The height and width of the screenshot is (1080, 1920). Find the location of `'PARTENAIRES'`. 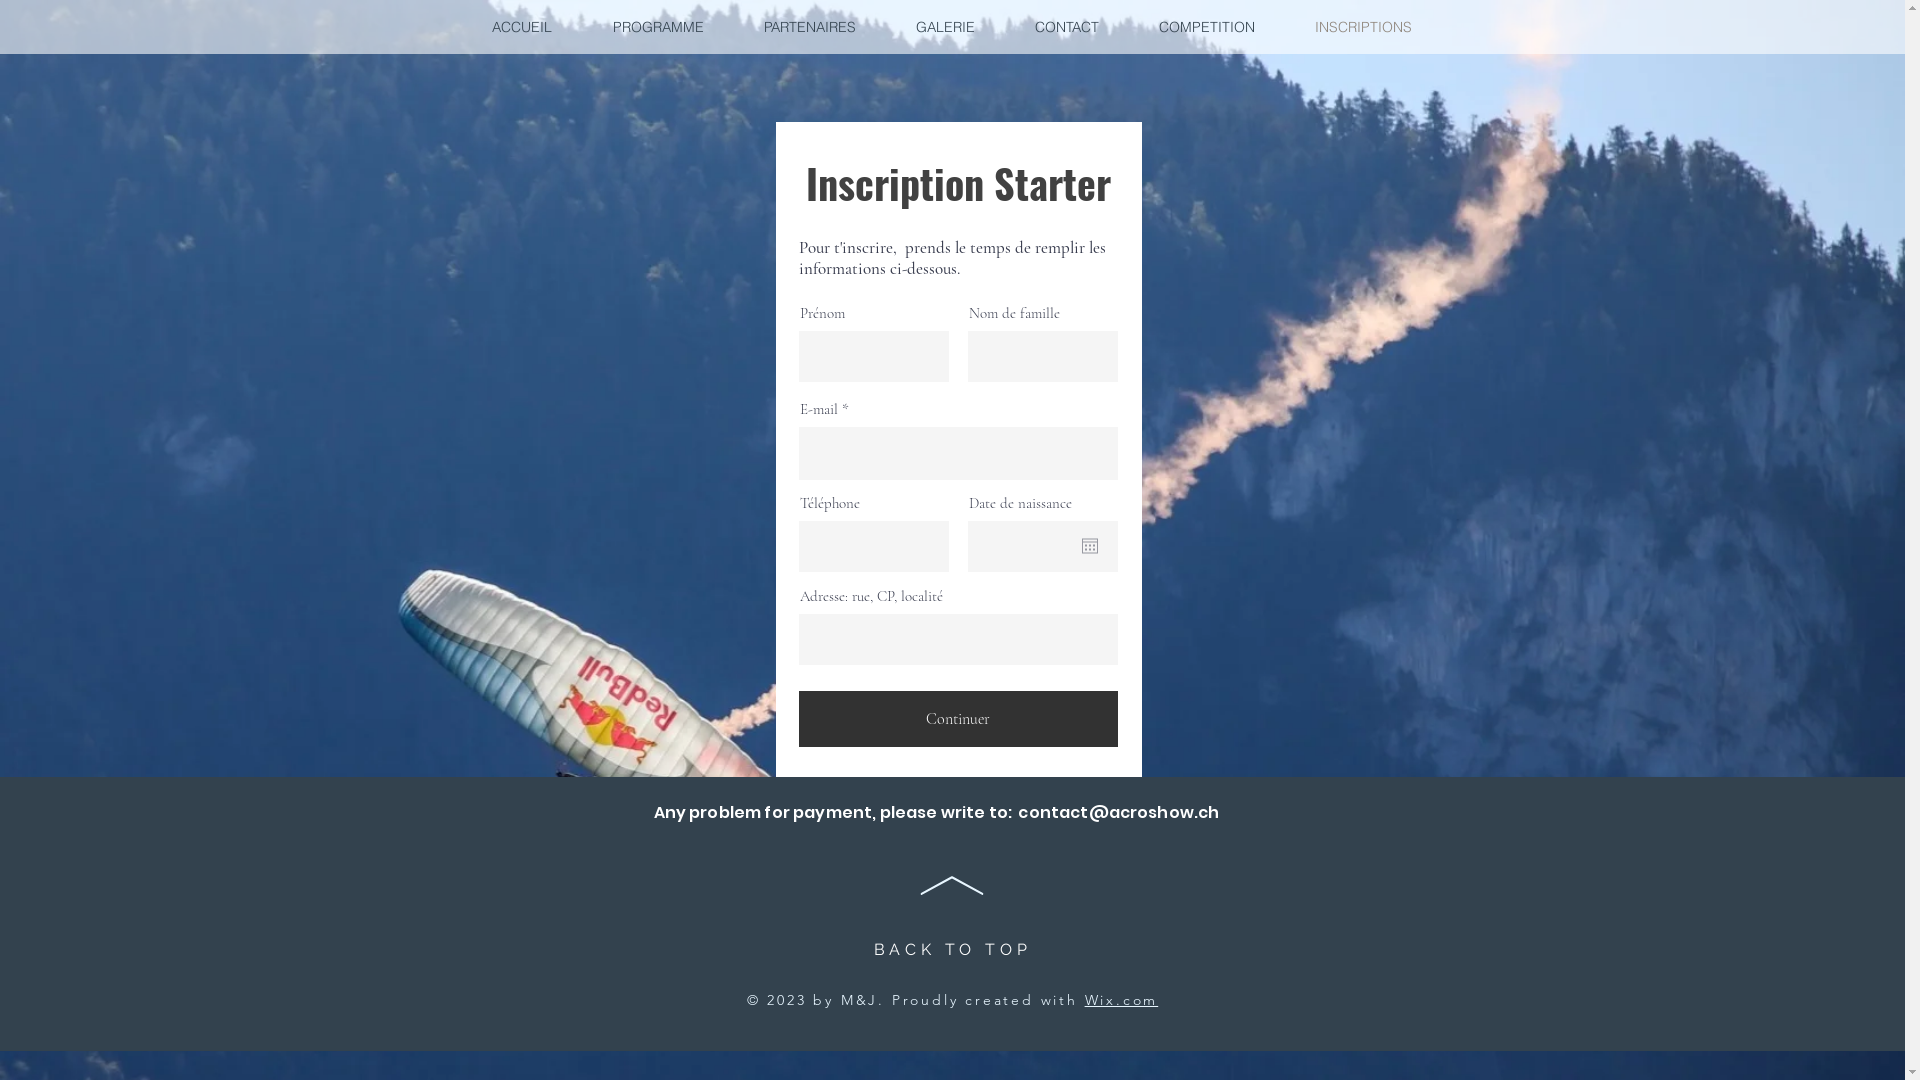

'PARTENAIRES' is located at coordinates (810, 27).